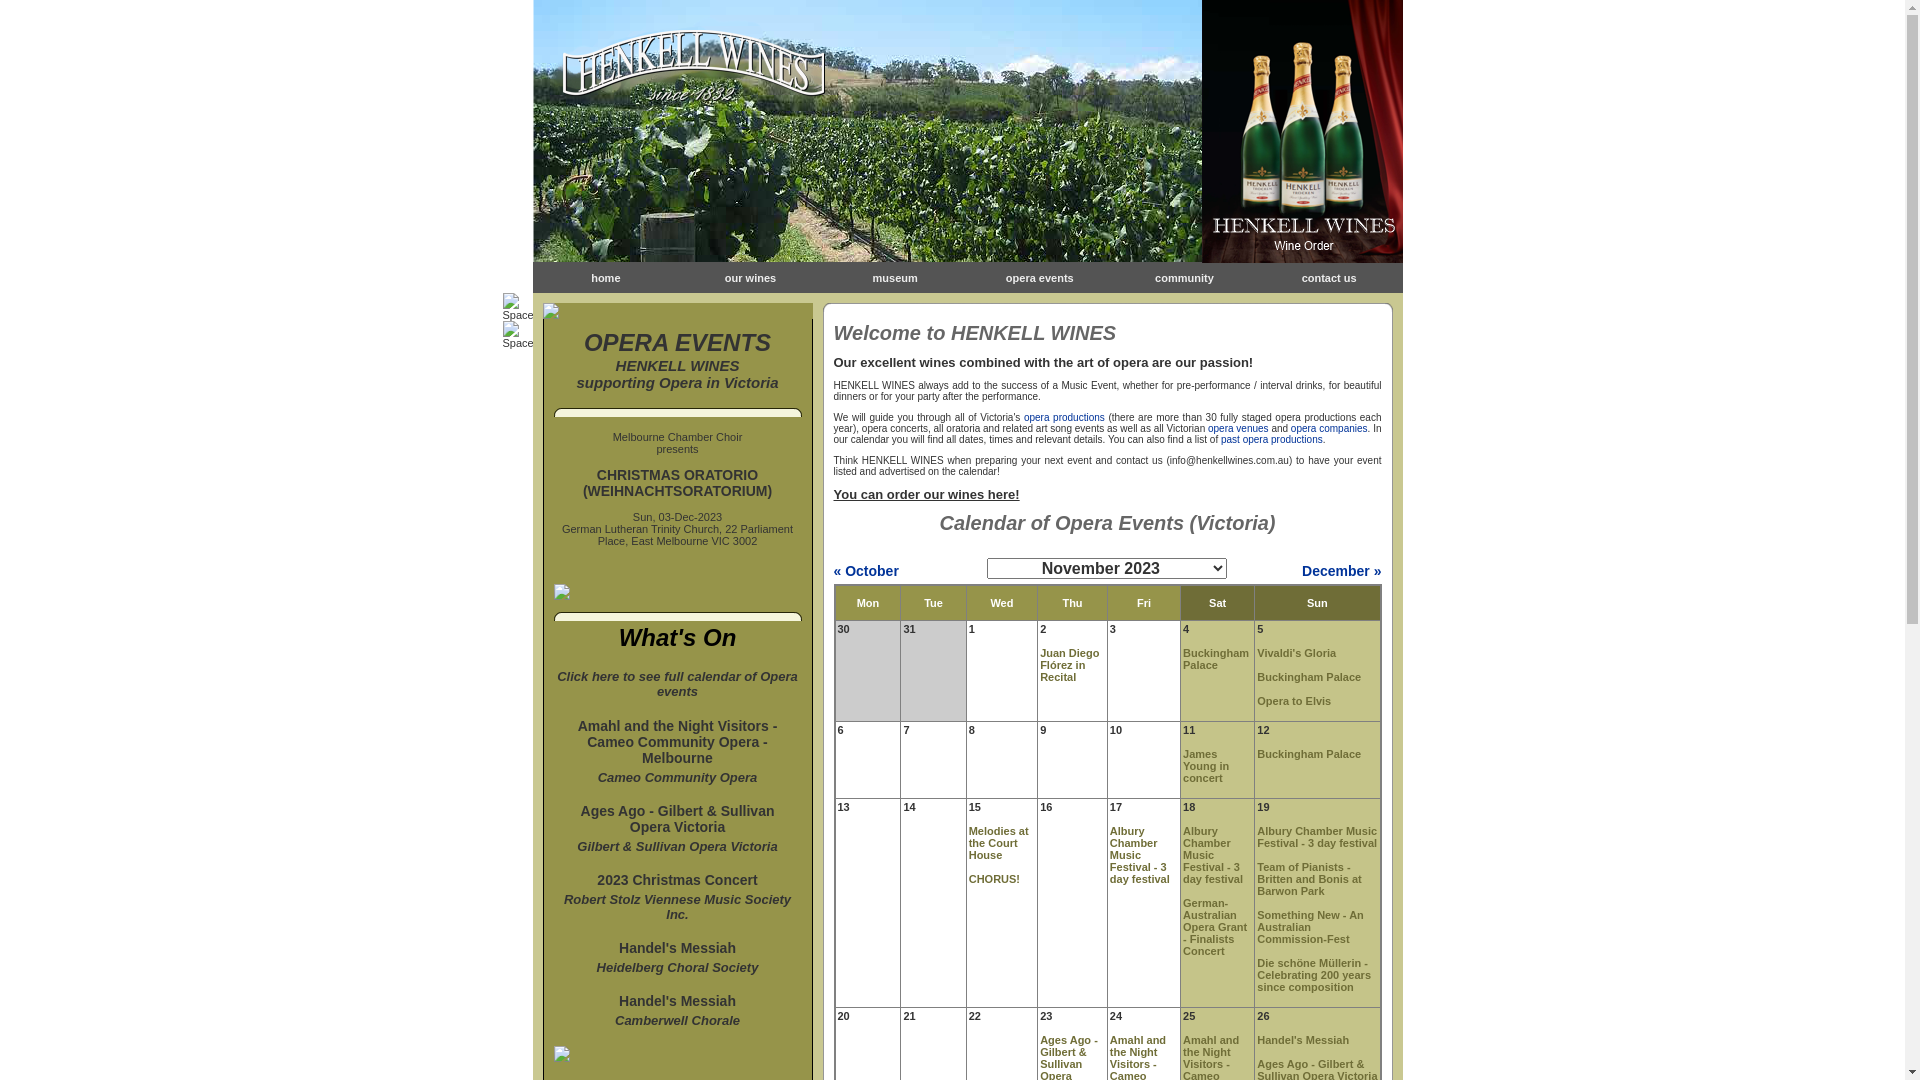 Image resolution: width=1920 pixels, height=1080 pixels. I want to click on 'Something New - An Australian Commission-Fest', so click(1310, 926).